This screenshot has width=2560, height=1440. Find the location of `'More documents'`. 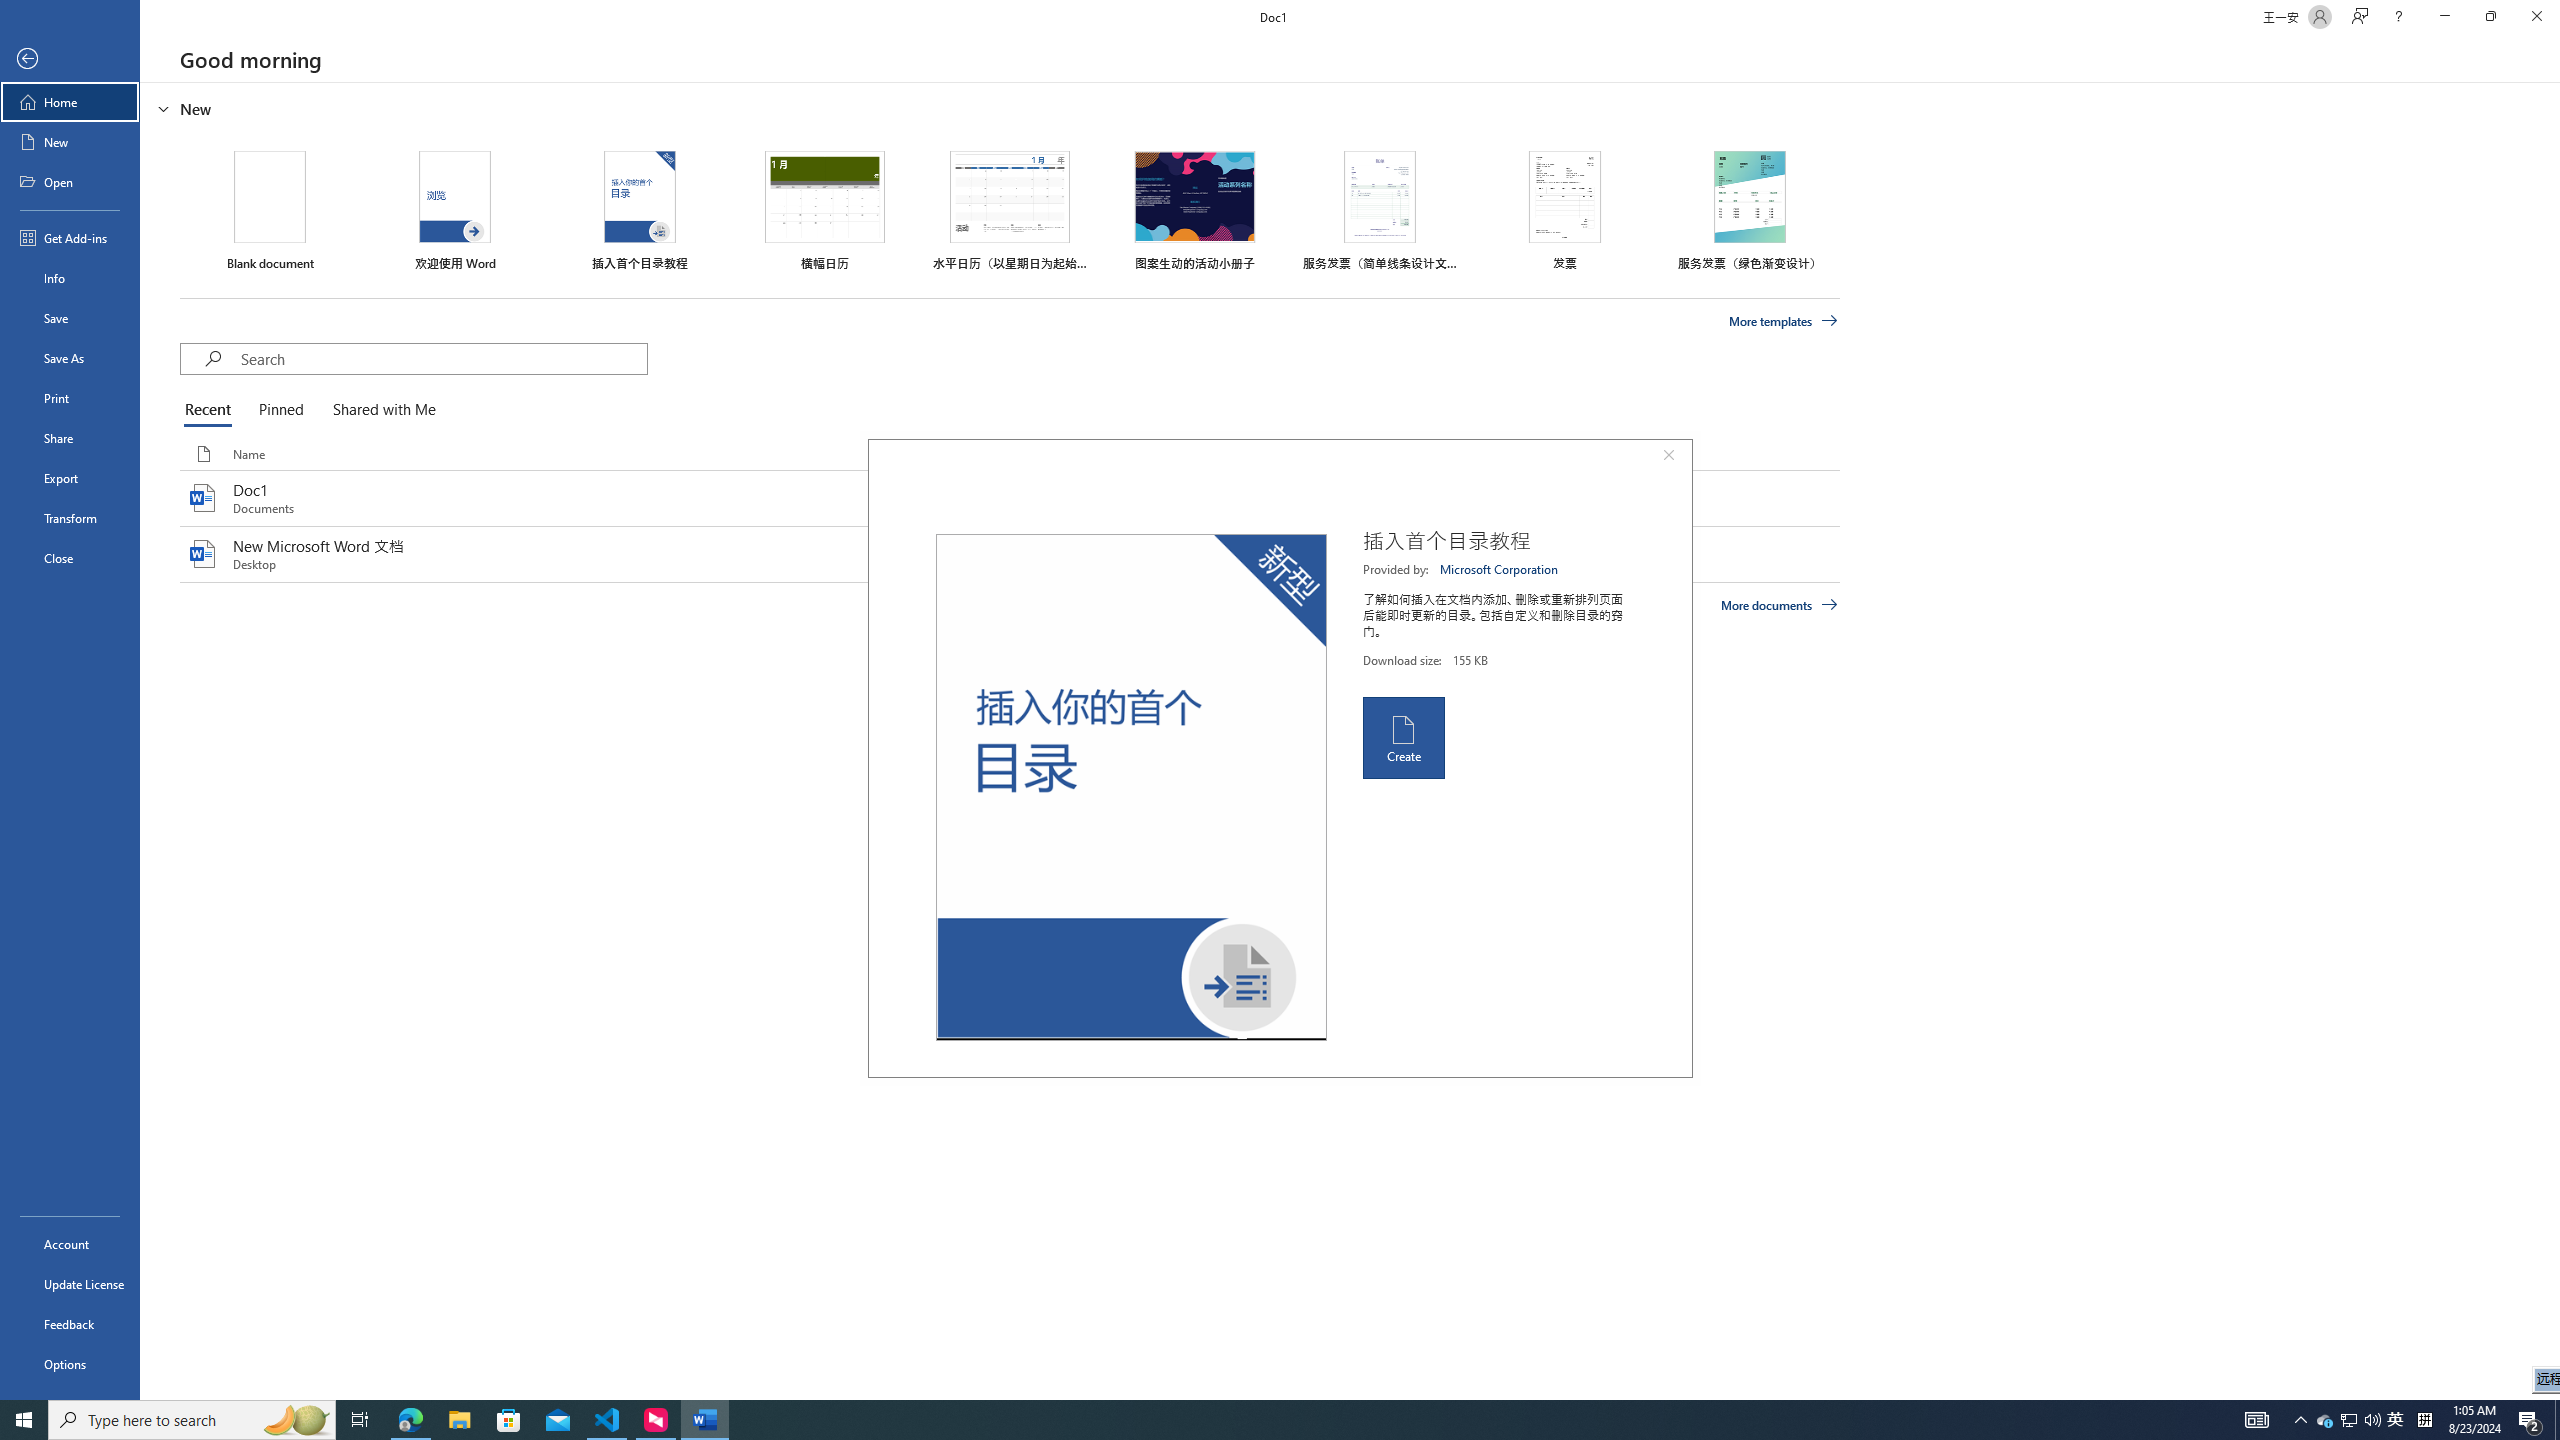

'More documents' is located at coordinates (1778, 604).